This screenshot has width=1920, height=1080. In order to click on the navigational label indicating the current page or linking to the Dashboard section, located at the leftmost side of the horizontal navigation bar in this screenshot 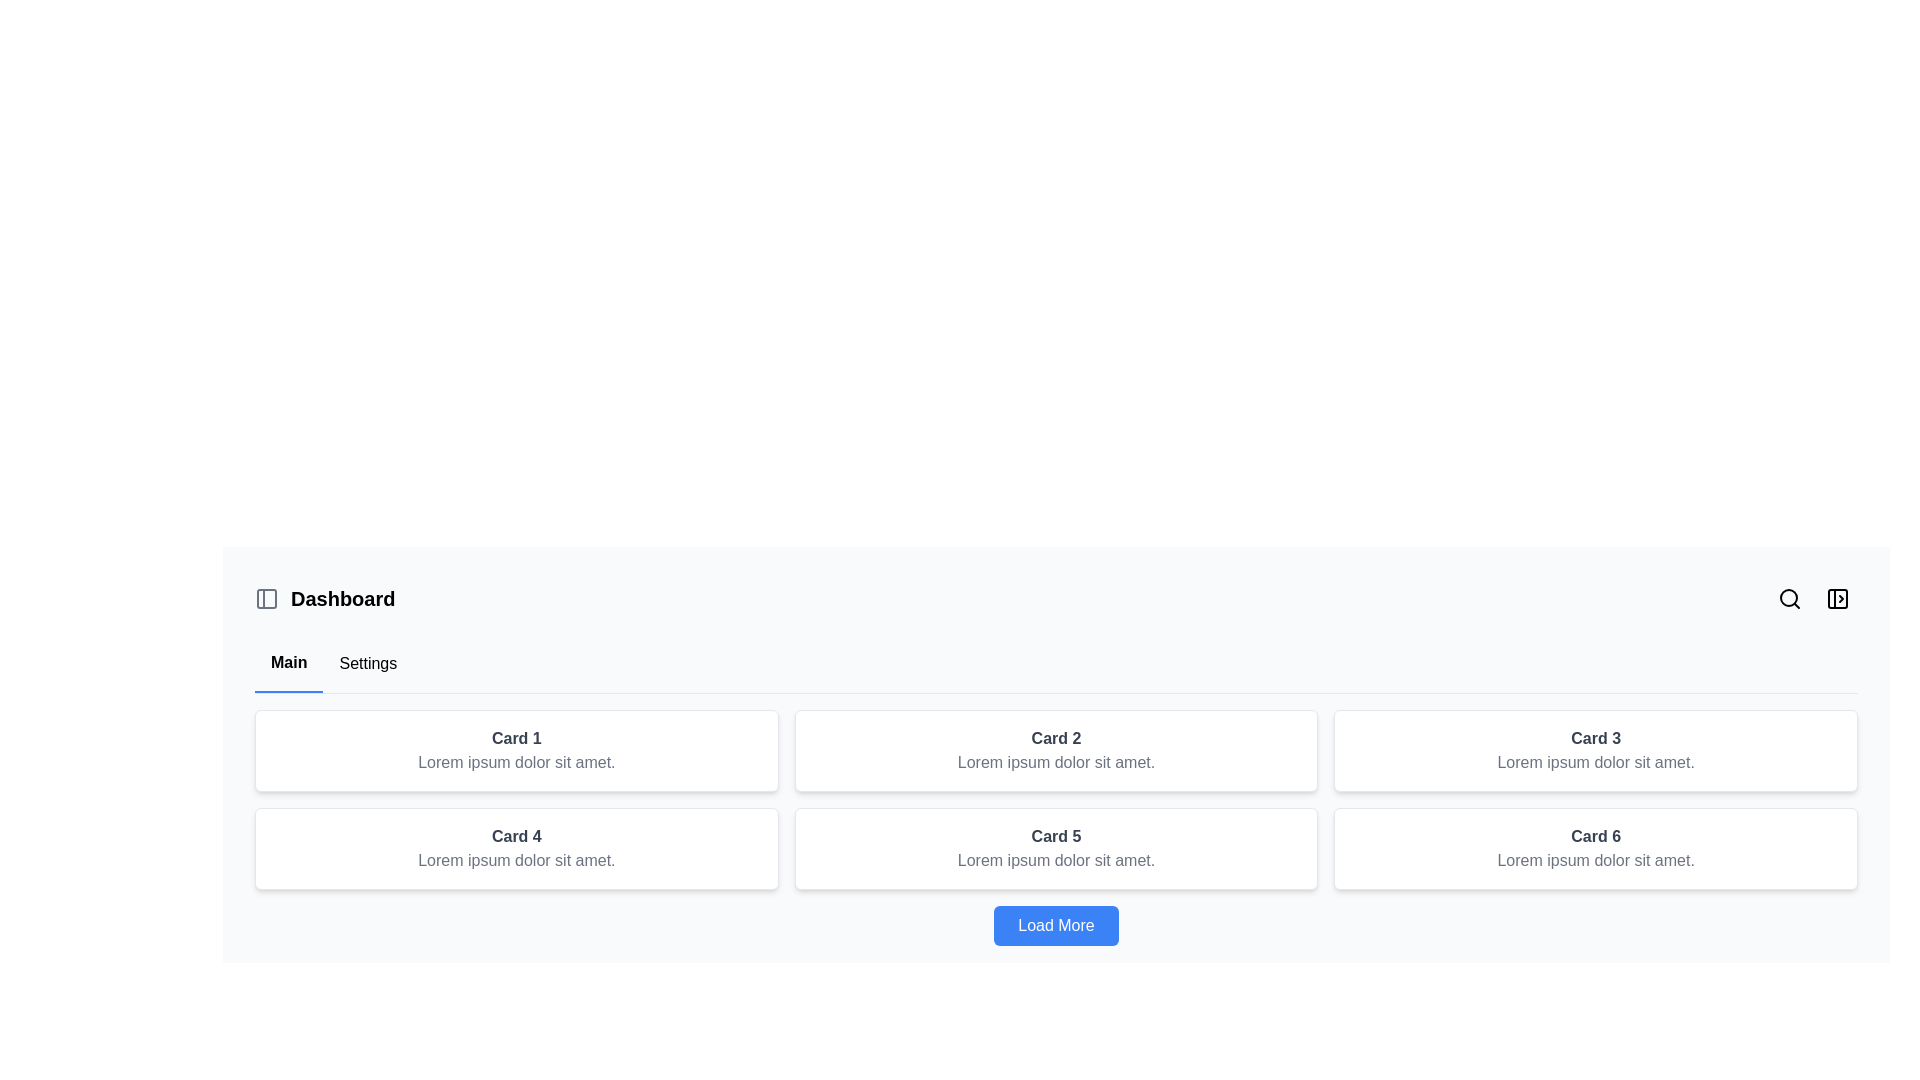, I will do `click(325, 597)`.